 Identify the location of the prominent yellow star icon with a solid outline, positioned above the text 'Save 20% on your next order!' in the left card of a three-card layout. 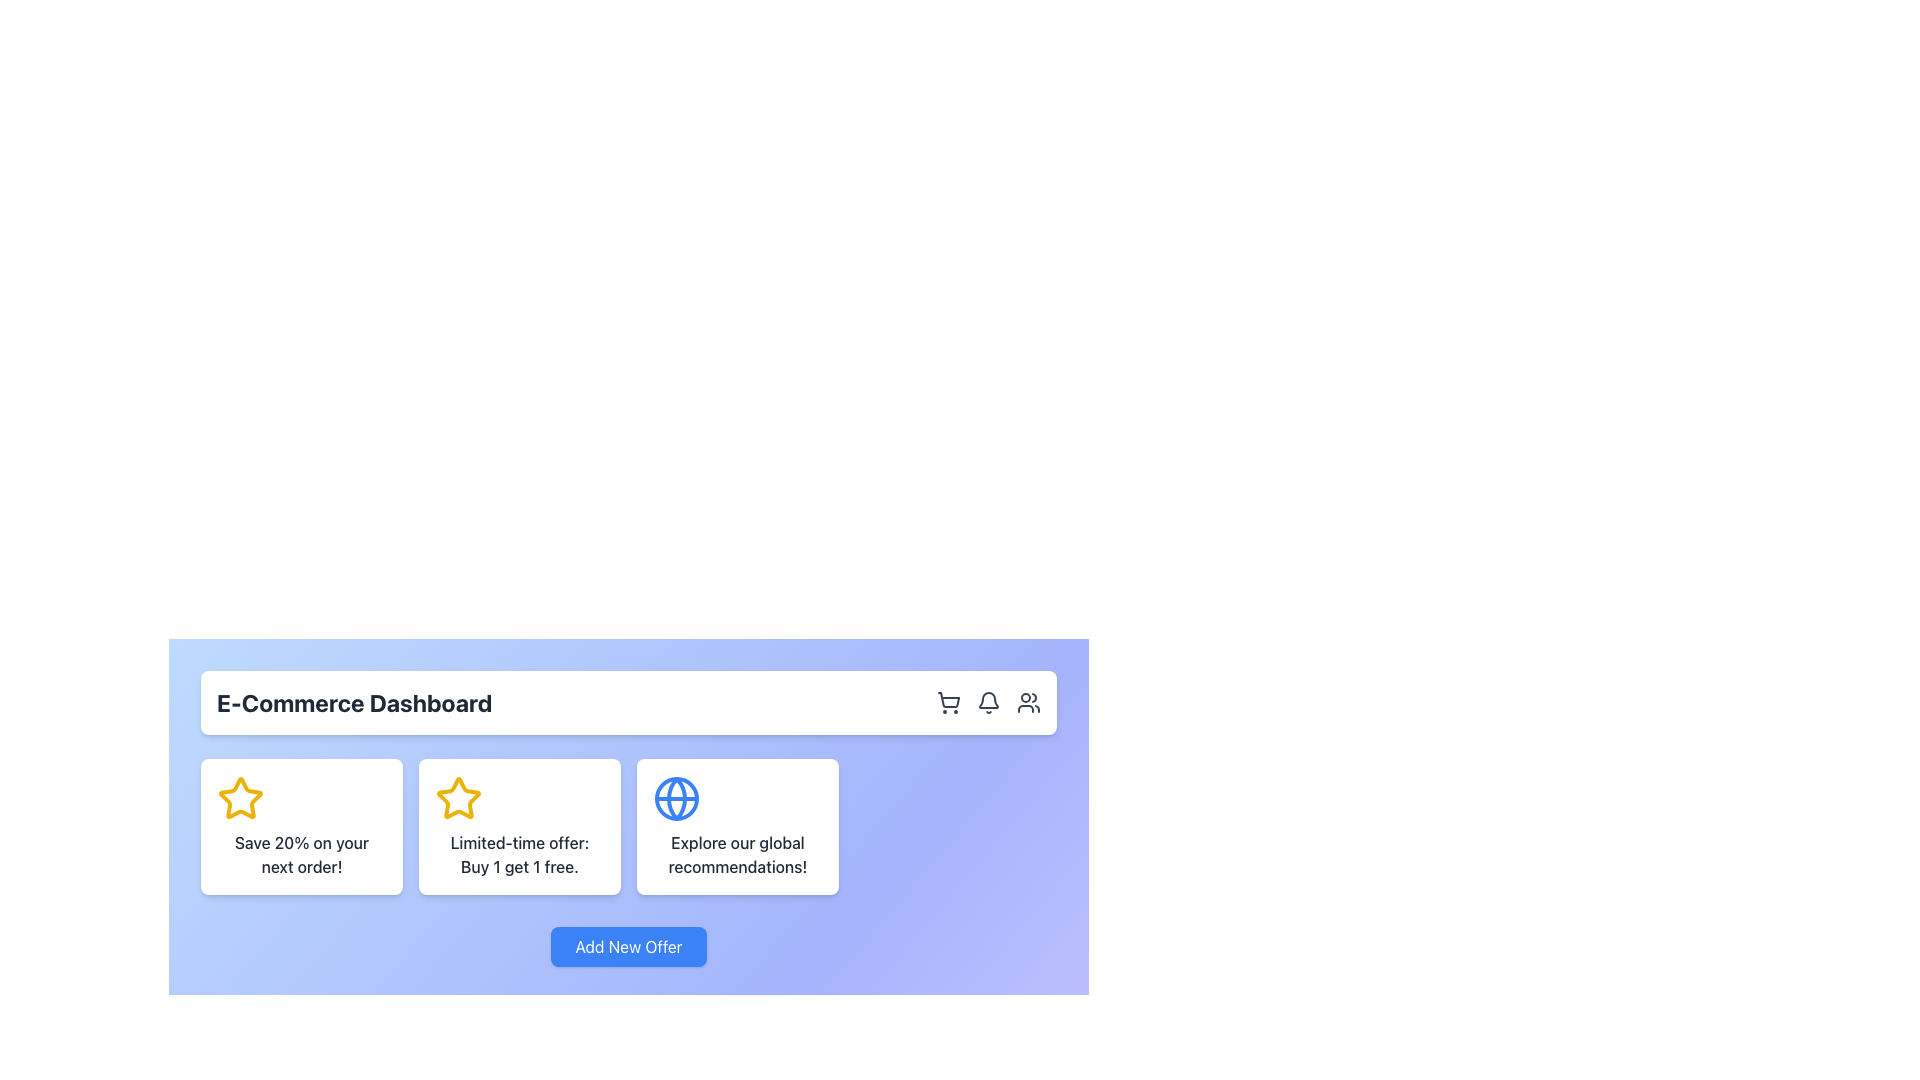
(240, 797).